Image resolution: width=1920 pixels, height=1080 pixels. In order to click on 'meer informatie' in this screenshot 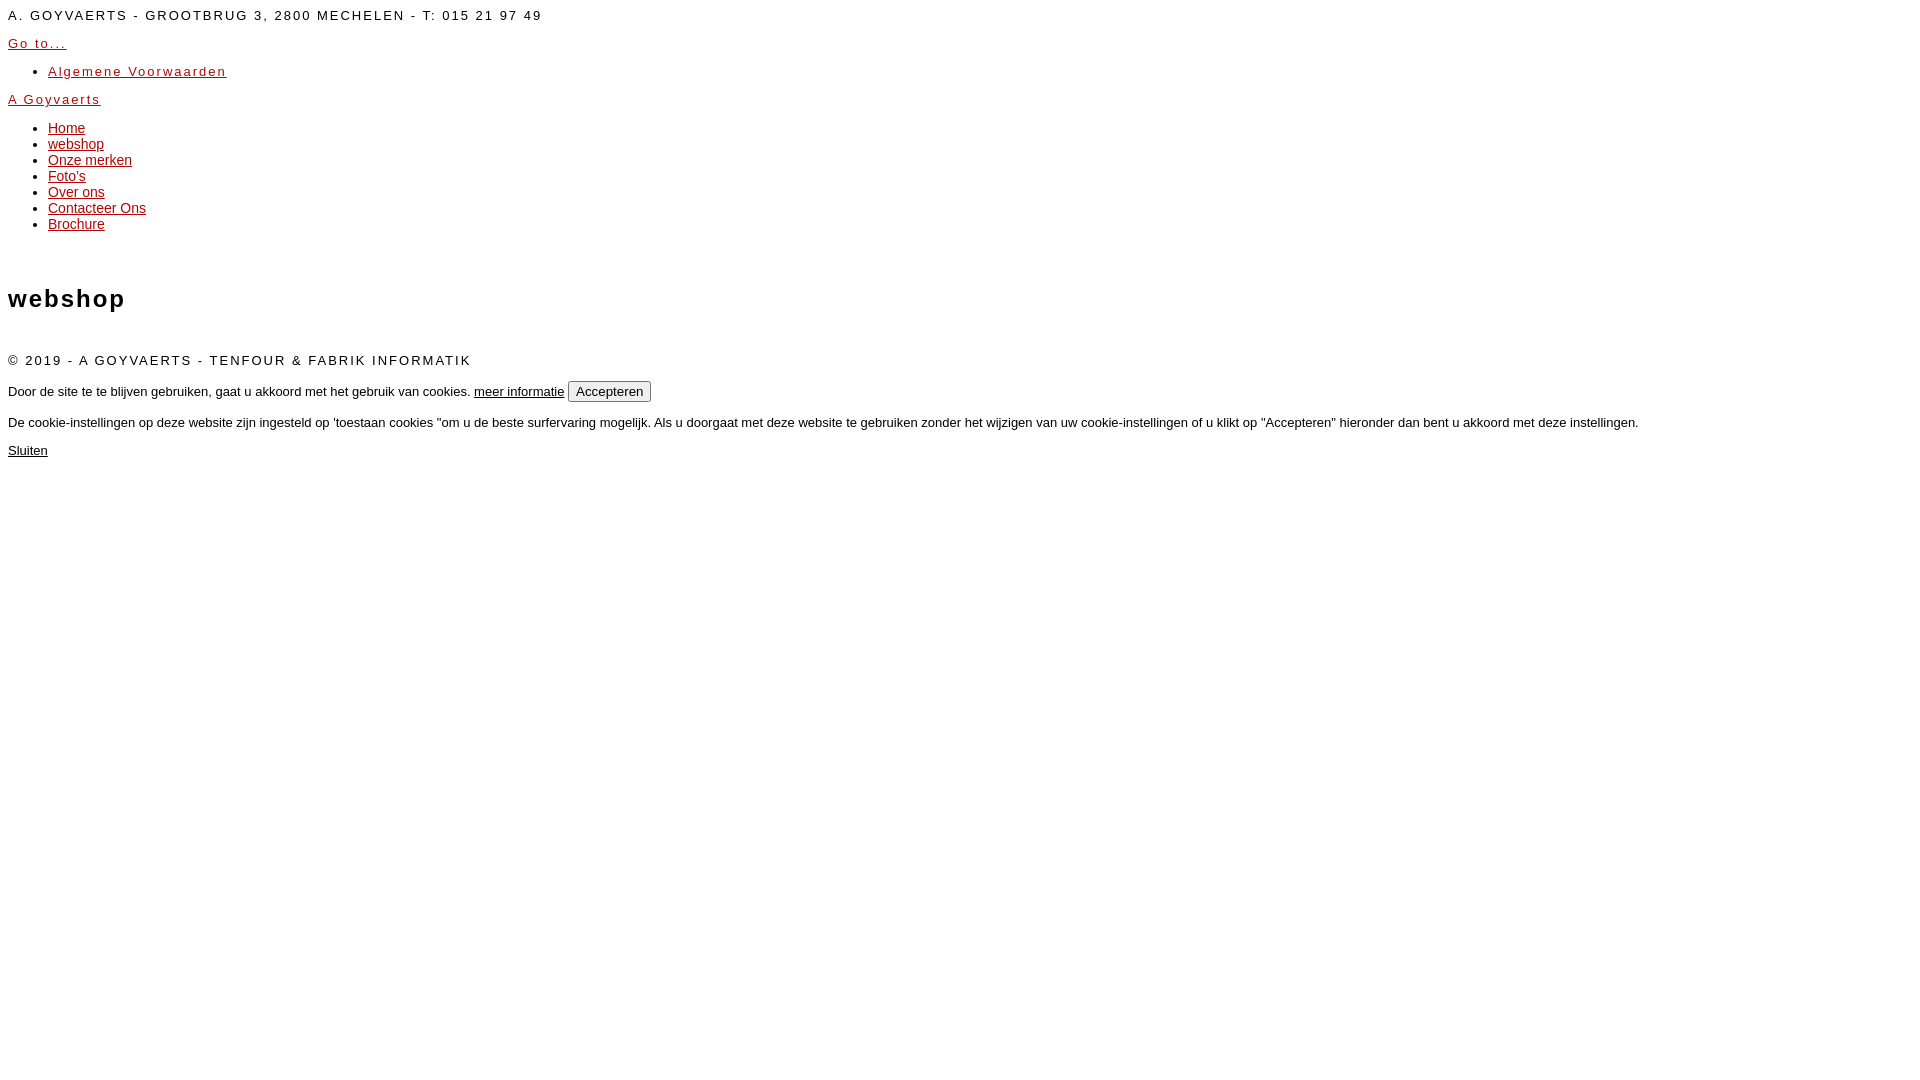, I will do `click(518, 391)`.